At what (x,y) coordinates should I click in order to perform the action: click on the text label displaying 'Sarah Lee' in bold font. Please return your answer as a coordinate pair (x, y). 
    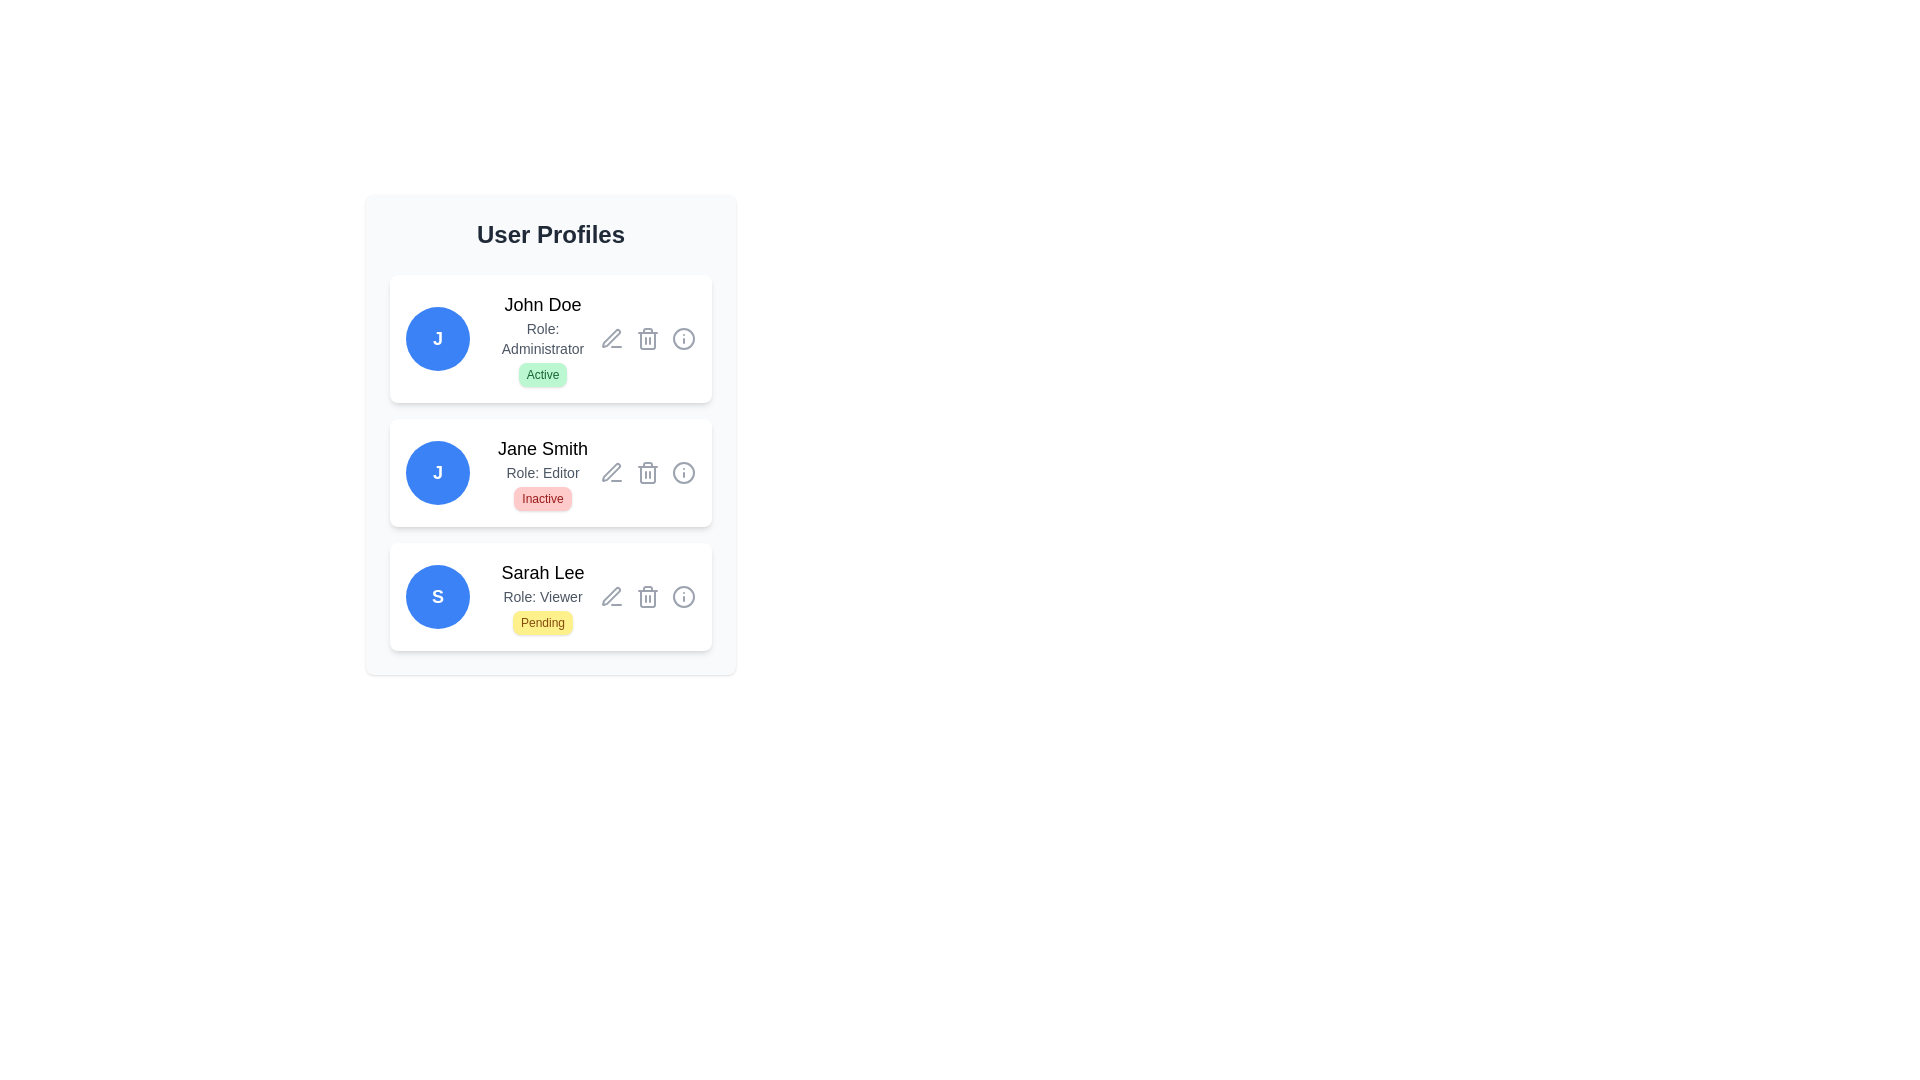
    Looking at the image, I should click on (542, 573).